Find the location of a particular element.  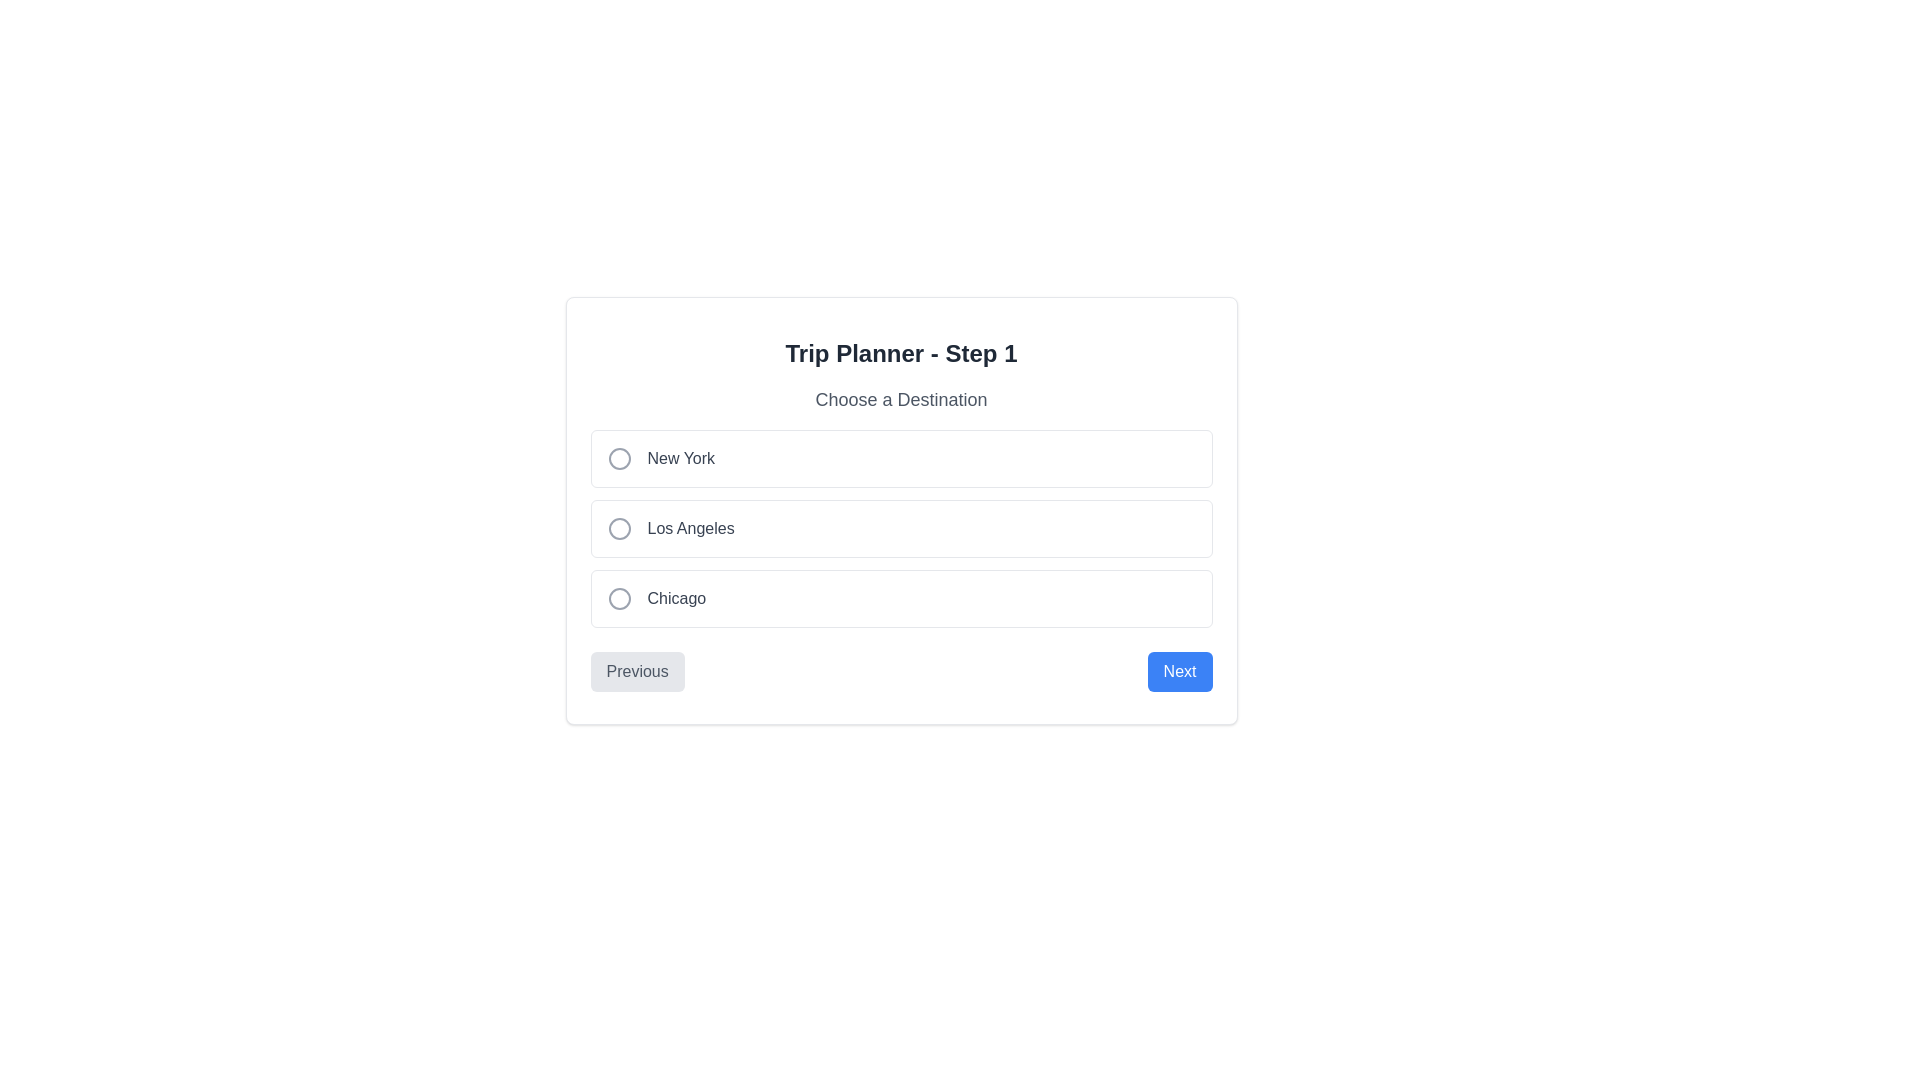

the 'Chicago' radio button option, which is the third choice in the vertical list within the 'Choose a Destination' selection box is located at coordinates (900, 597).